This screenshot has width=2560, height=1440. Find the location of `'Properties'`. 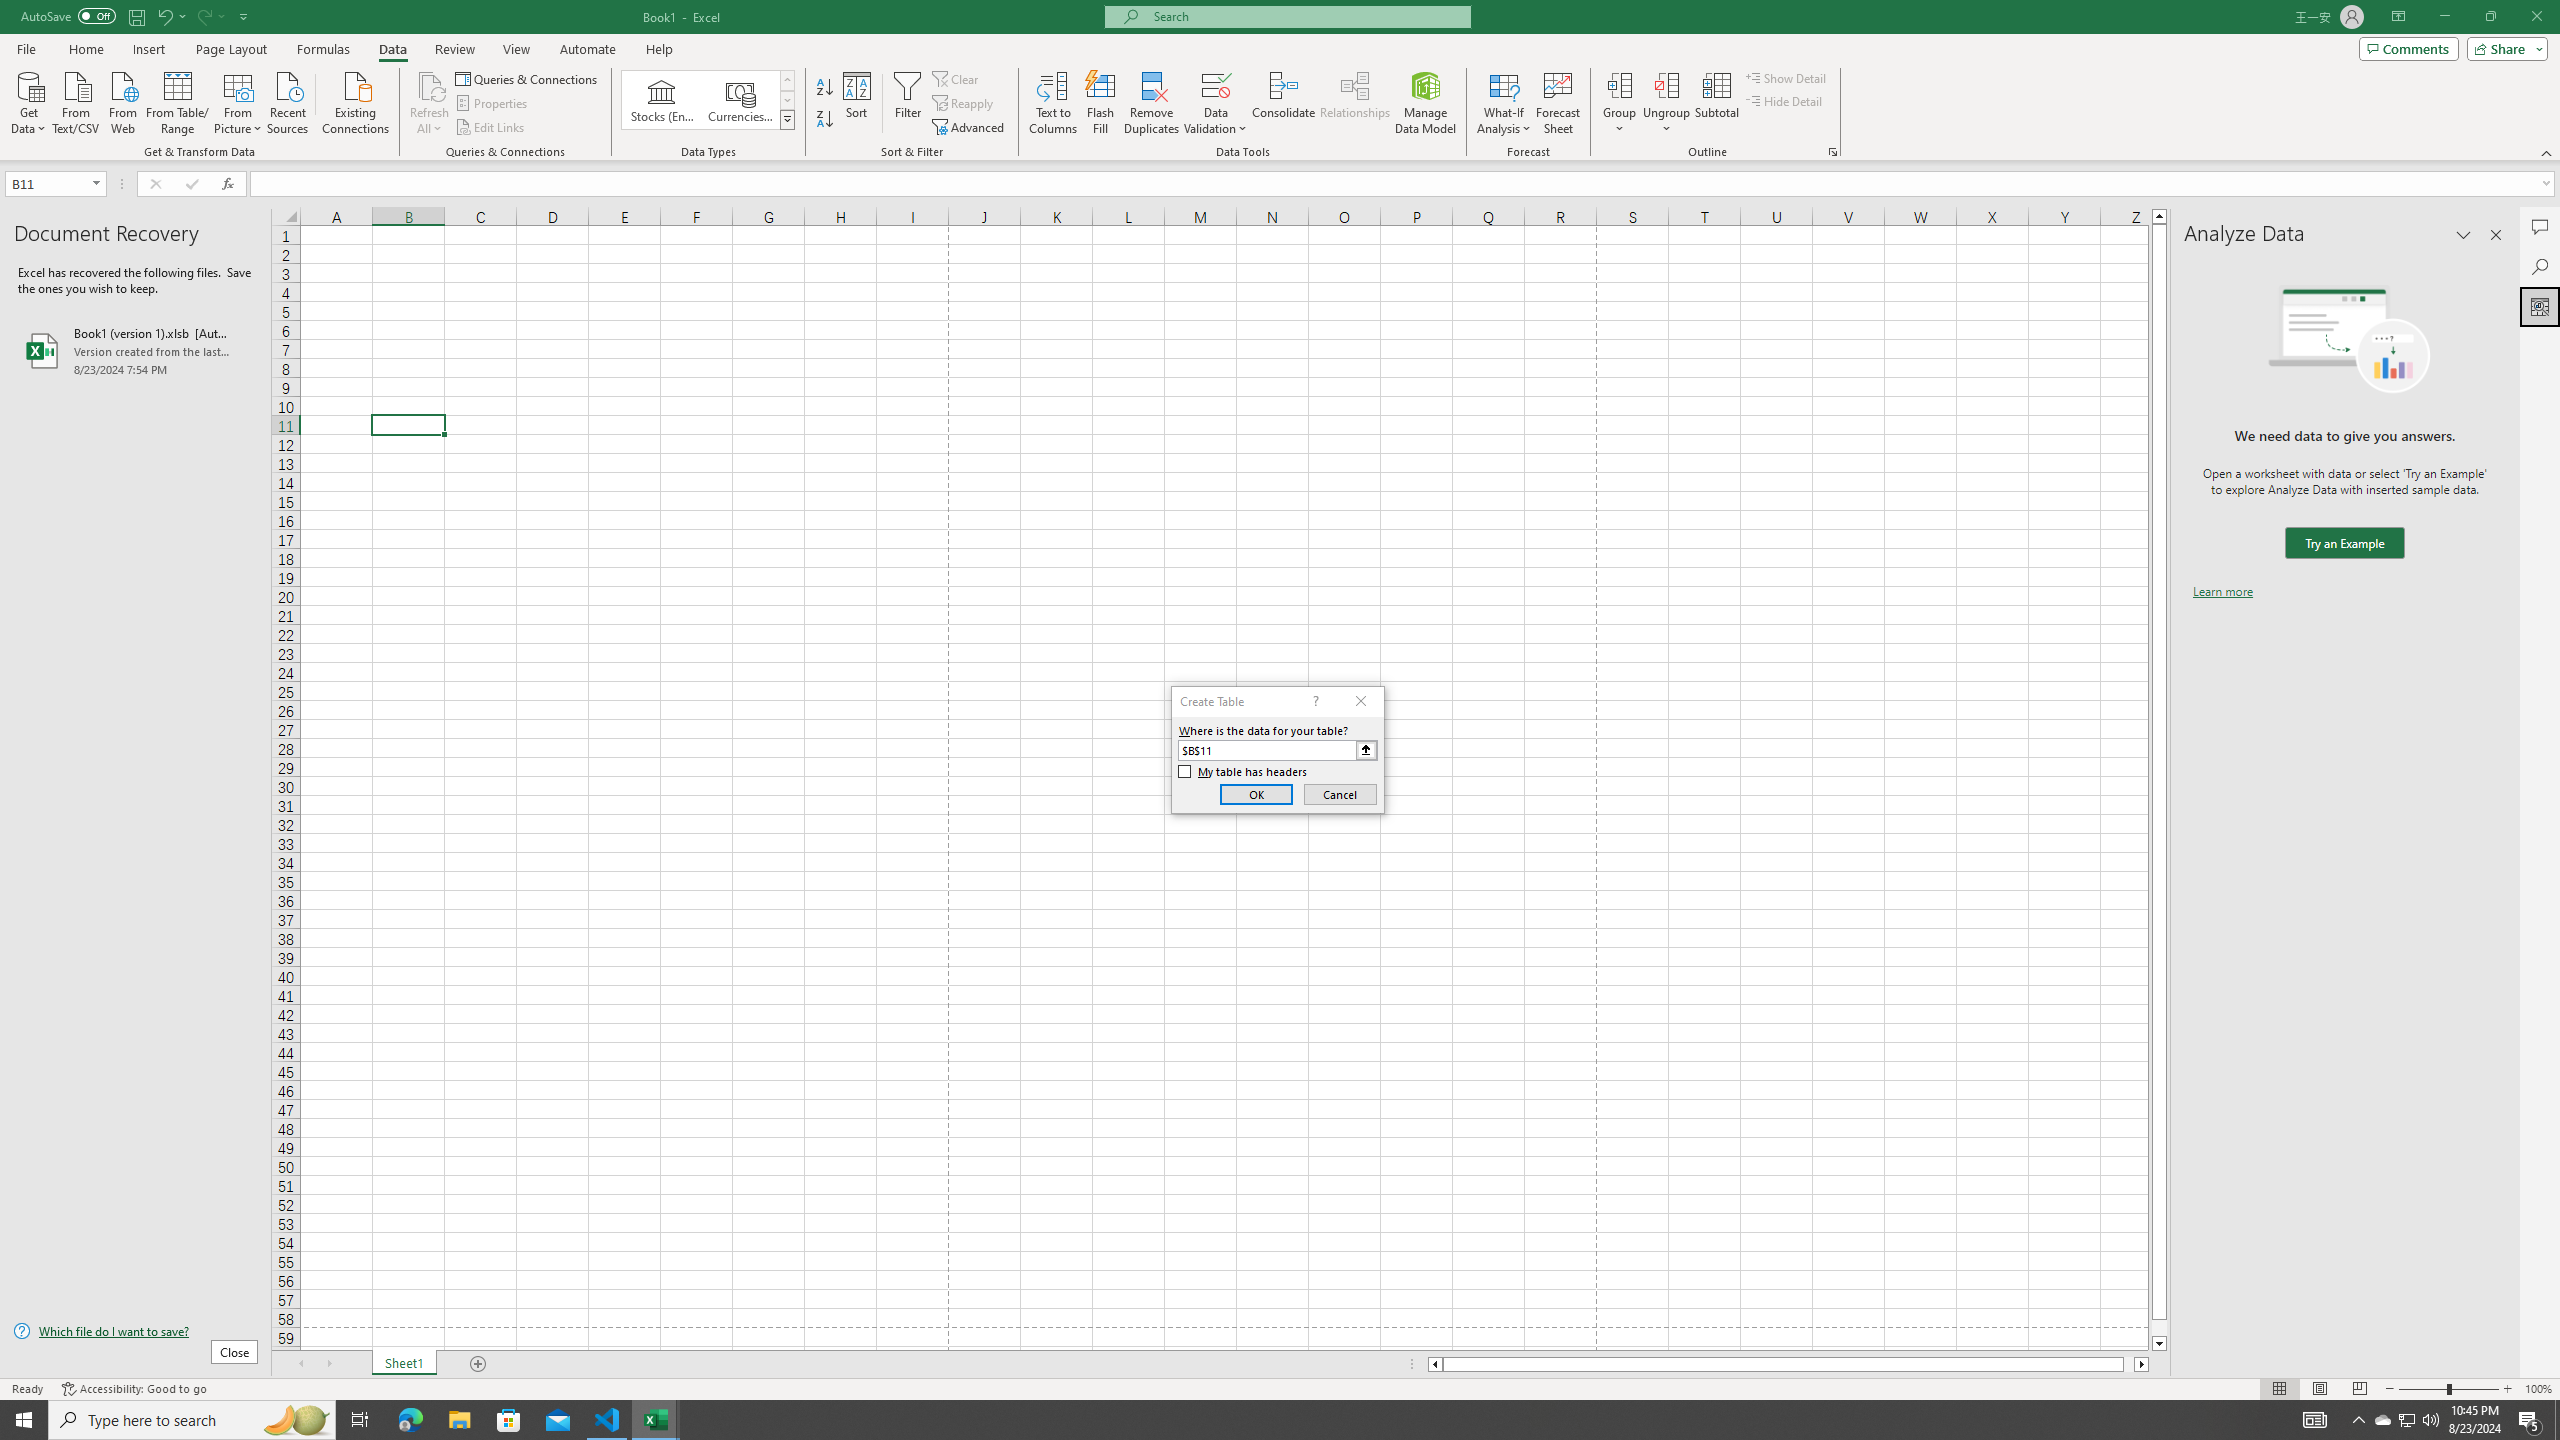

'Properties' is located at coordinates (493, 103).